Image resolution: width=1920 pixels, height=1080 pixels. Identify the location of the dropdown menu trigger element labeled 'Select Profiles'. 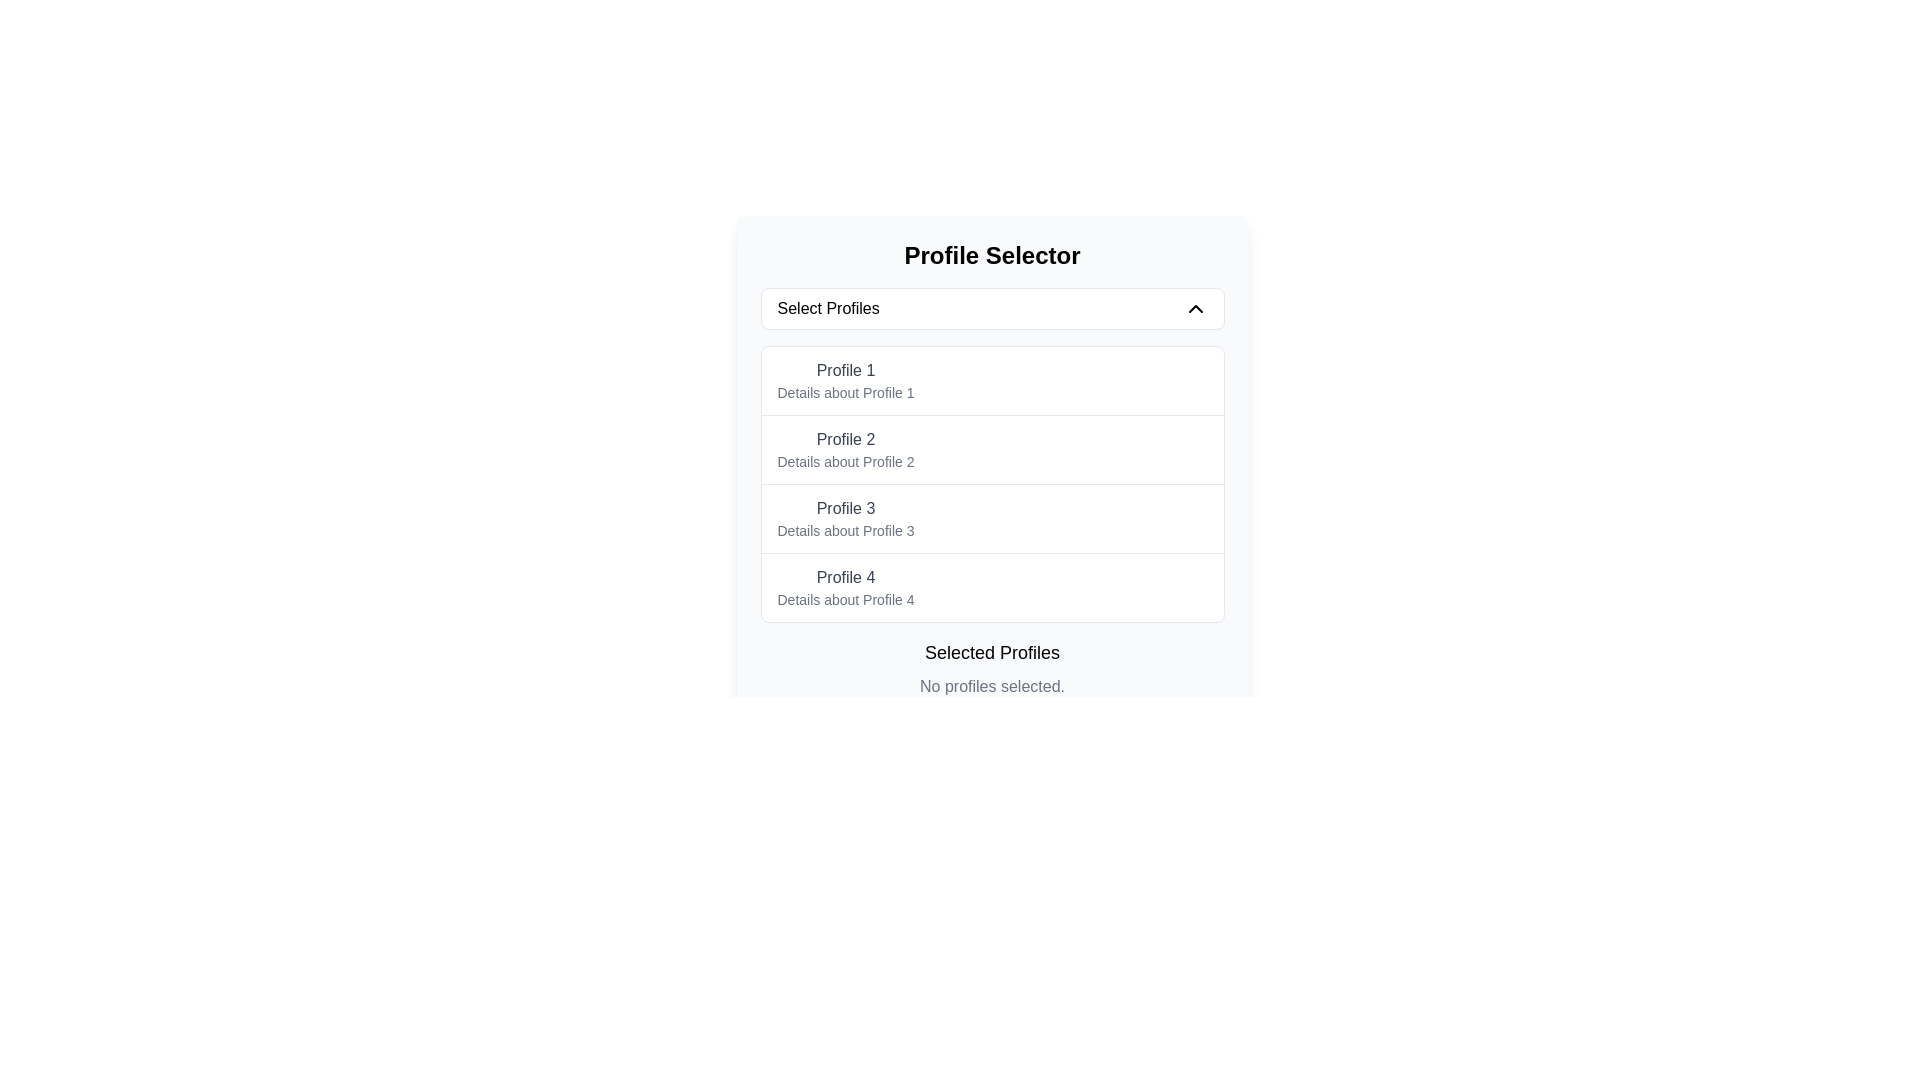
(992, 308).